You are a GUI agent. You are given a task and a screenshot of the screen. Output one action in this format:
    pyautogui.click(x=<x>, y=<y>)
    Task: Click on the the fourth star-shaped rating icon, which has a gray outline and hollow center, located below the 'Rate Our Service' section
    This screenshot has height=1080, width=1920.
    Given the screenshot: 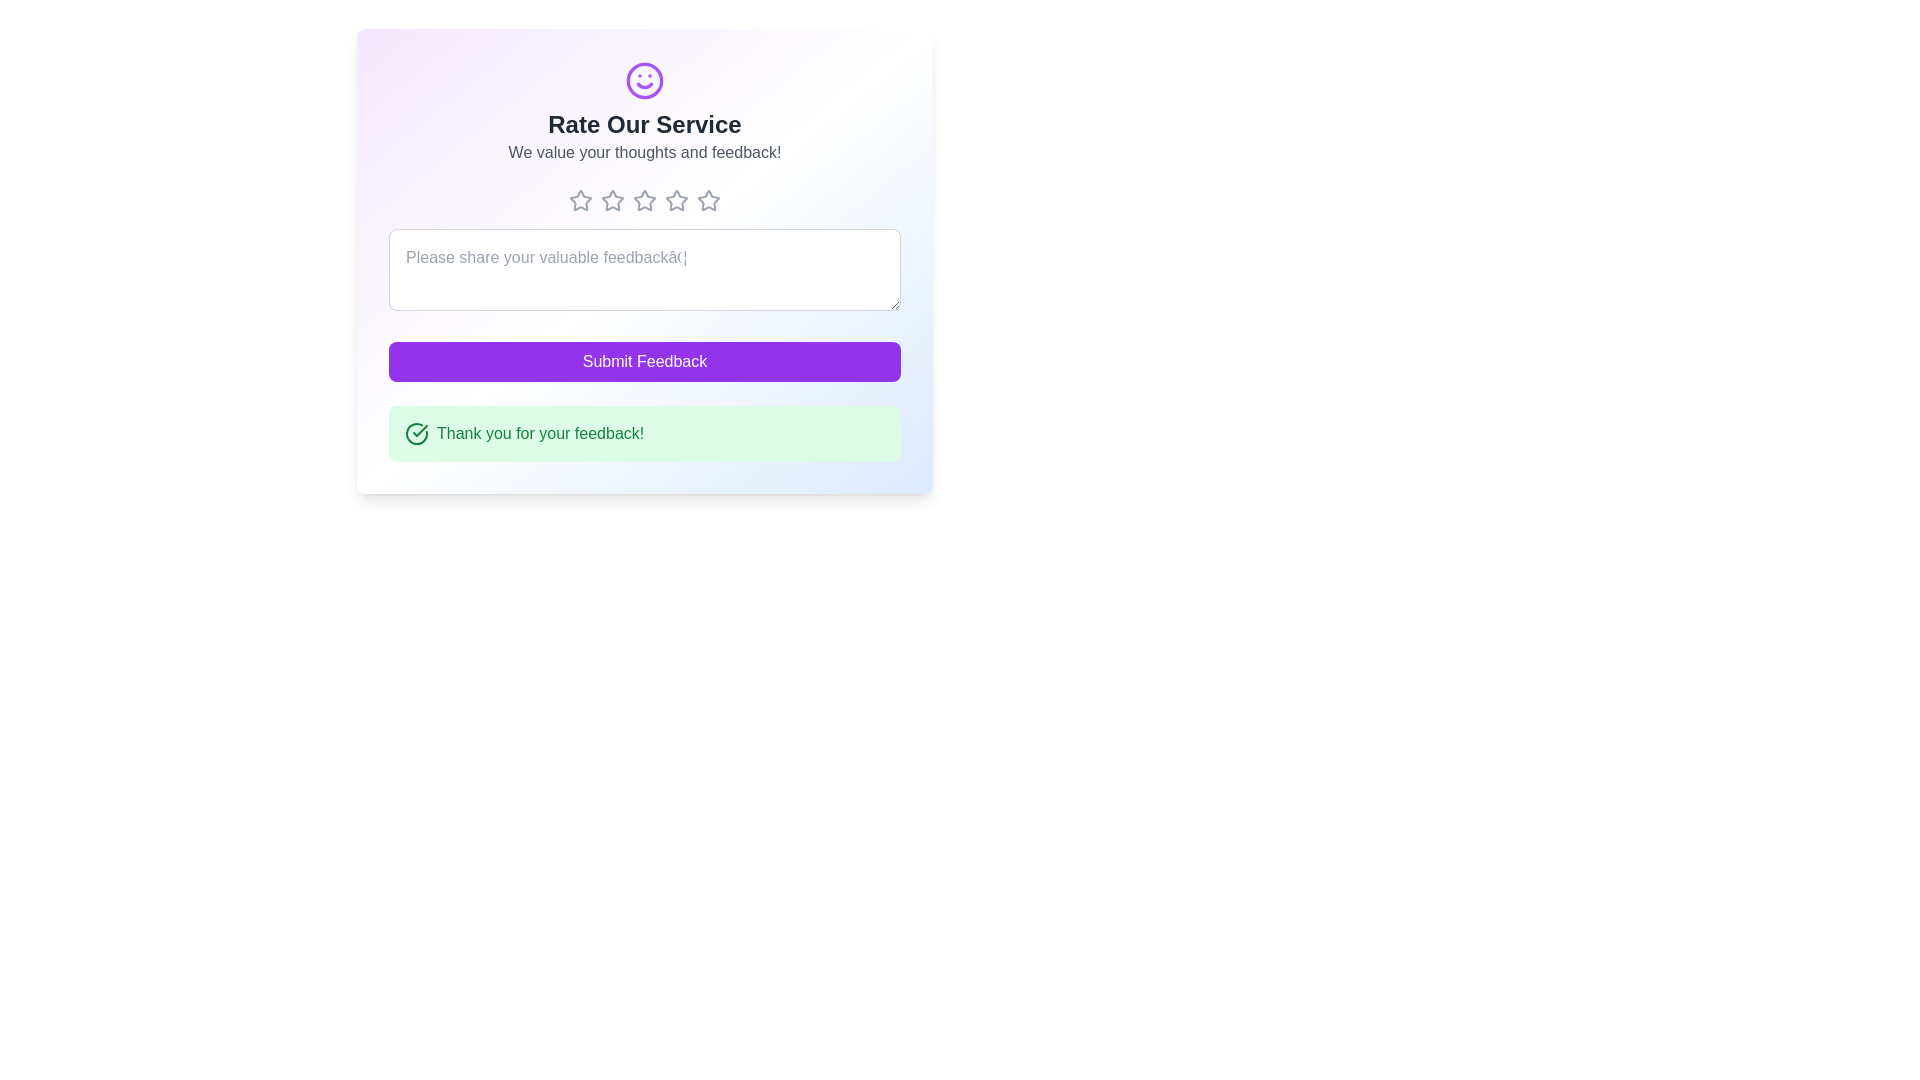 What is the action you would take?
    pyautogui.click(x=676, y=200)
    